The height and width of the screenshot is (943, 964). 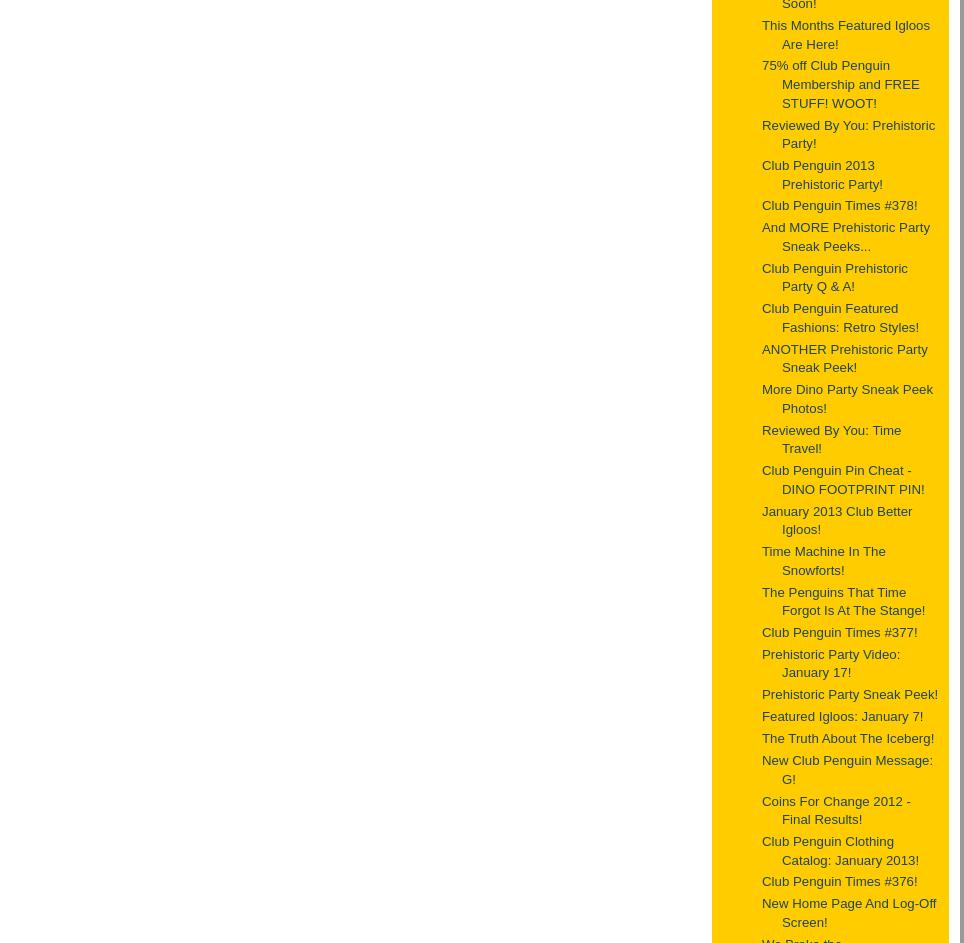 What do you see at coordinates (846, 236) in the screenshot?
I see `'And MORE Prehistoric Party Sneak Peeks...'` at bounding box center [846, 236].